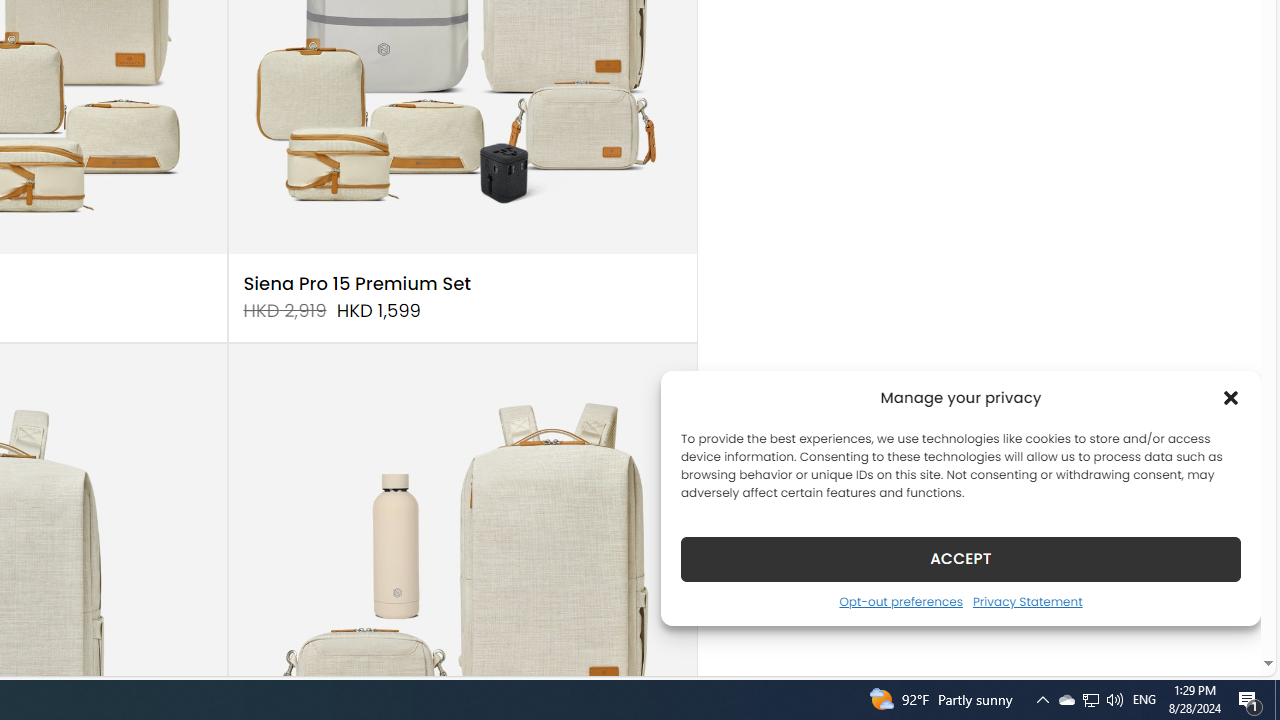 The image size is (1280, 720). What do you see at coordinates (899, 600) in the screenshot?
I see `'Opt-out preferences'` at bounding box center [899, 600].